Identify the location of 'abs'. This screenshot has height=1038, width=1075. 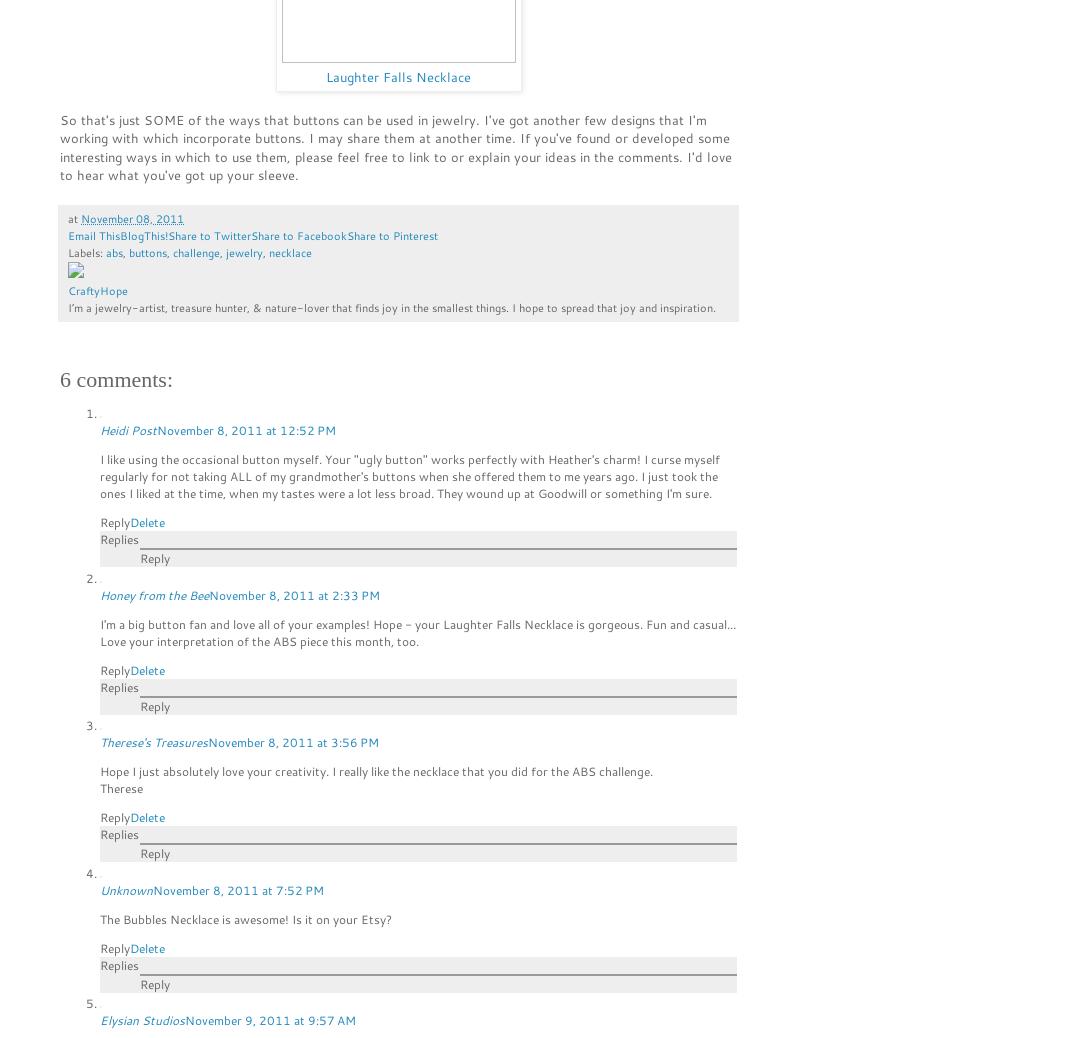
(113, 251).